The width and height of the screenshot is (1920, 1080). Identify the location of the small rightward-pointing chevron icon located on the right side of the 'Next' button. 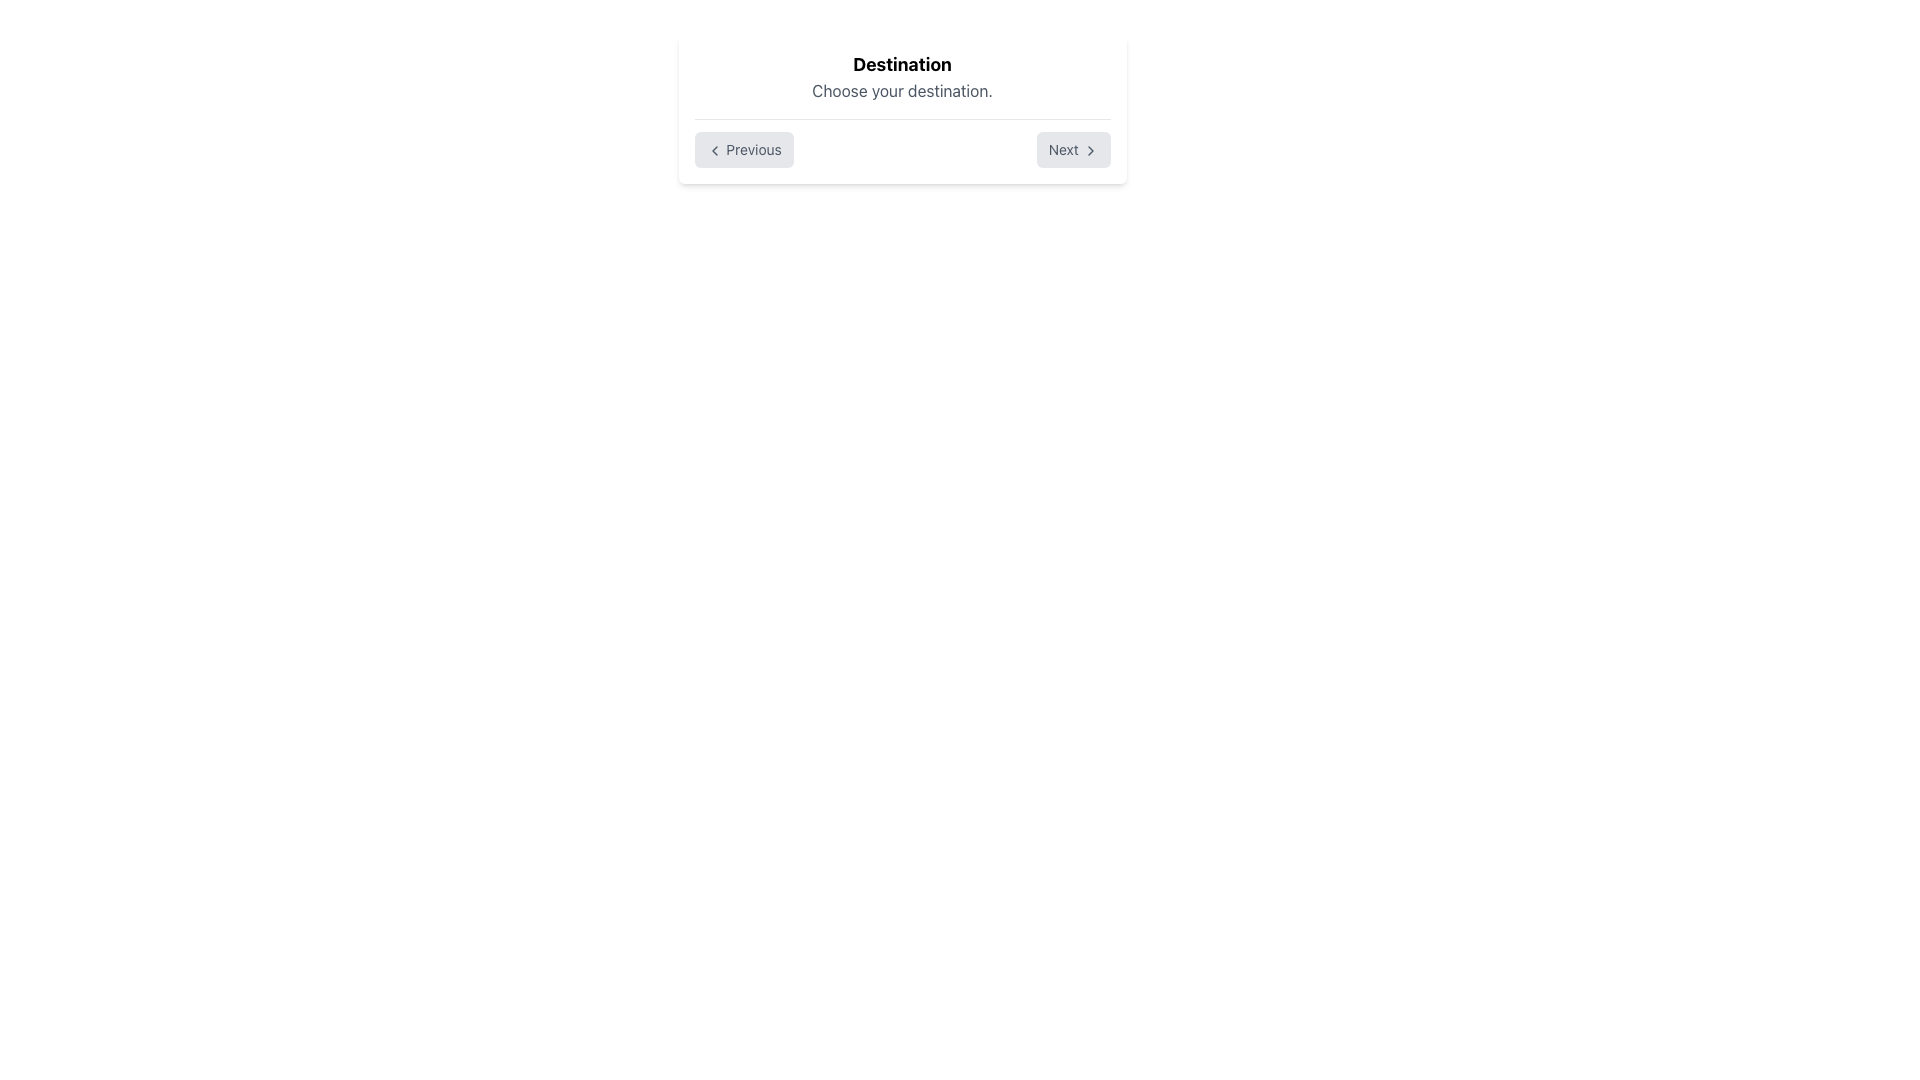
(1089, 150).